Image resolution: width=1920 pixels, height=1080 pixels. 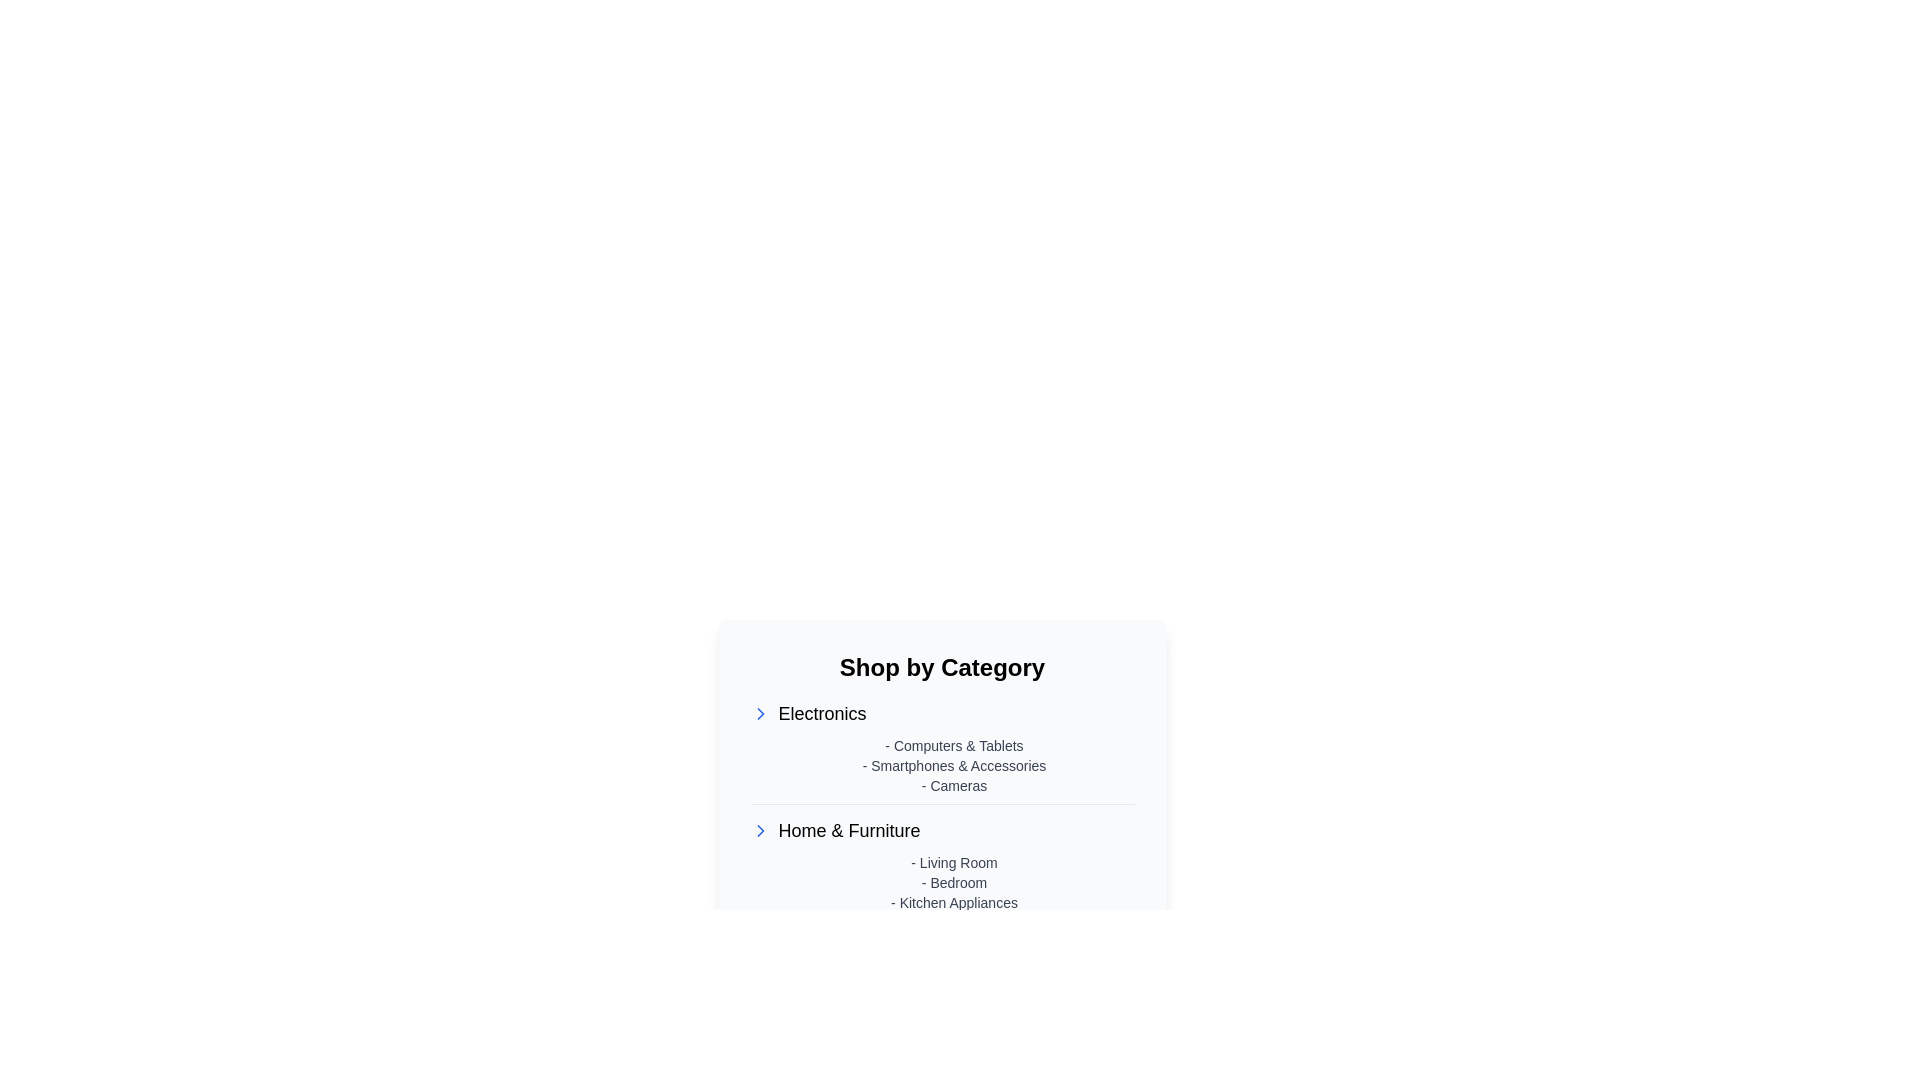 What do you see at coordinates (941, 752) in the screenshot?
I see `the subcategory item under the 'Electronics' section to navigate to its page` at bounding box center [941, 752].